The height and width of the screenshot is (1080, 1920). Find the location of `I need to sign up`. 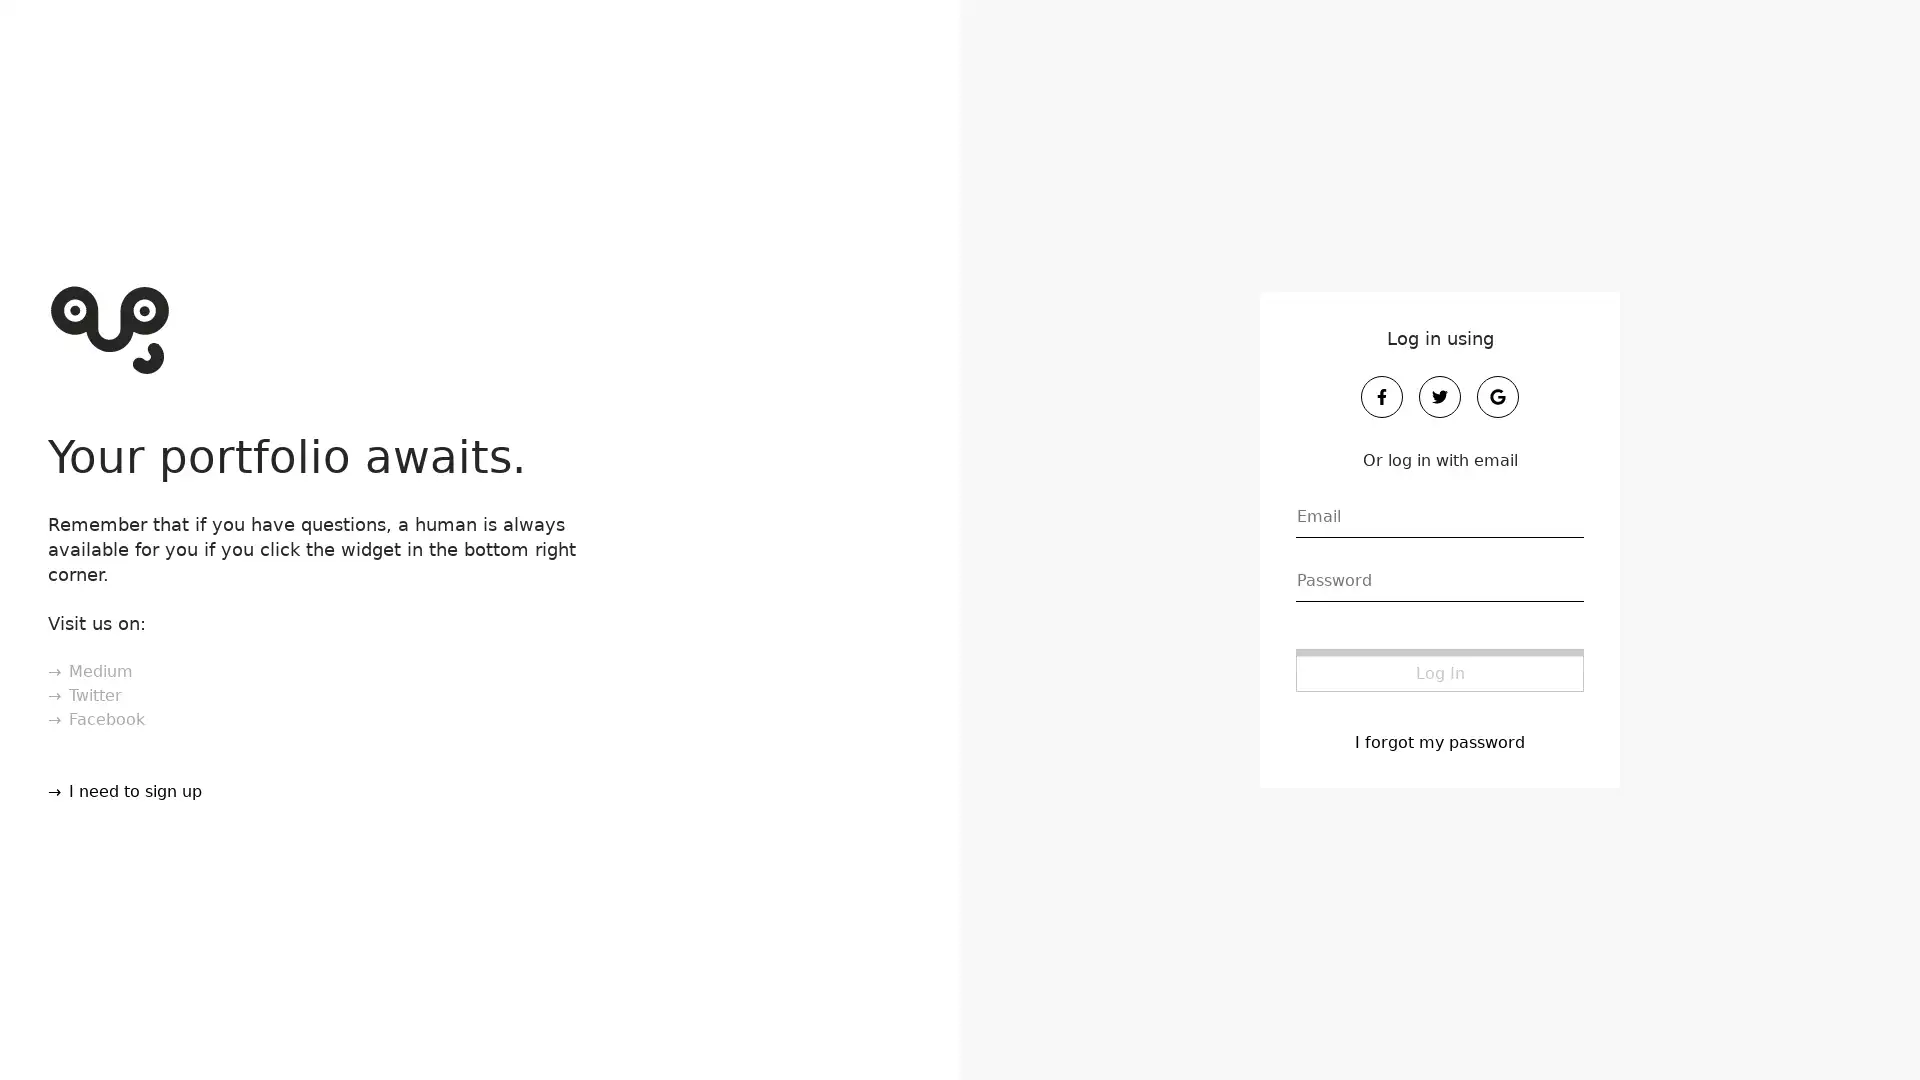

I need to sign up is located at coordinates (121, 789).